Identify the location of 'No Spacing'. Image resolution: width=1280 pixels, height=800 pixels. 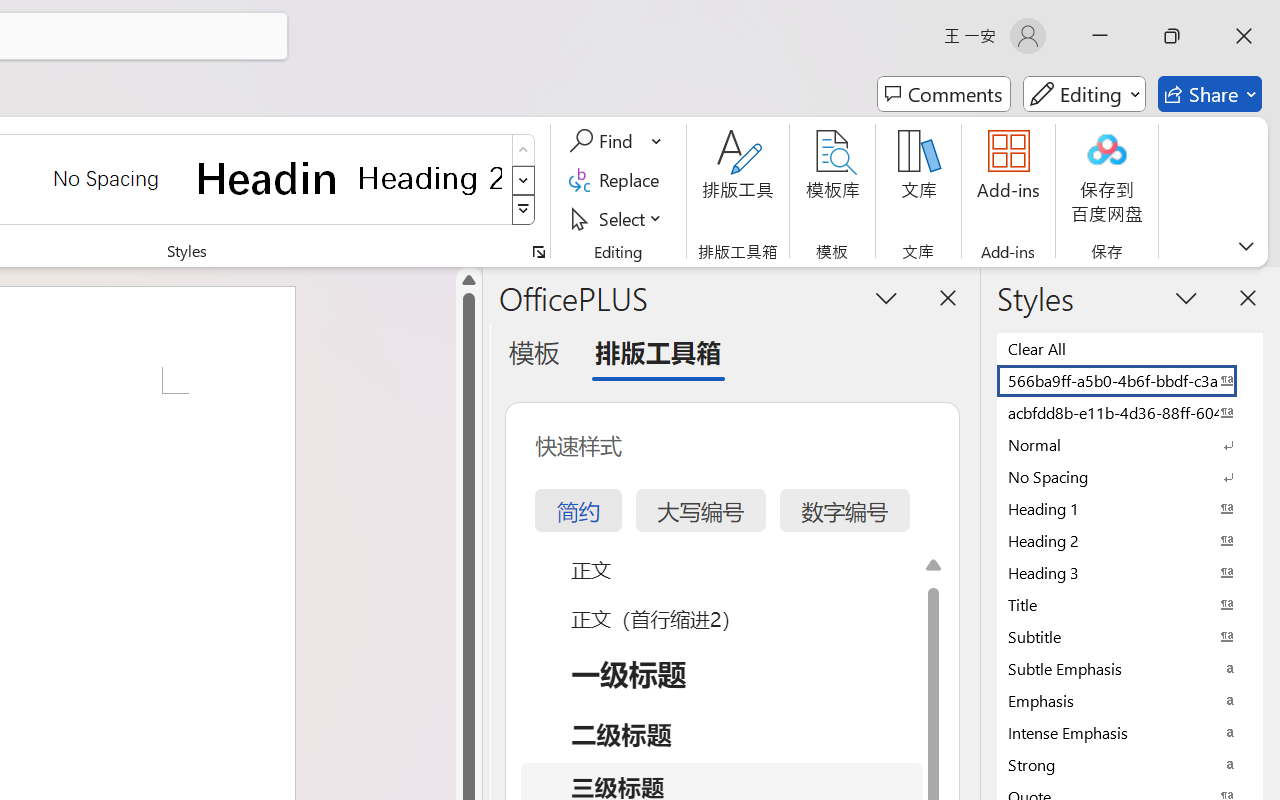
(1130, 476).